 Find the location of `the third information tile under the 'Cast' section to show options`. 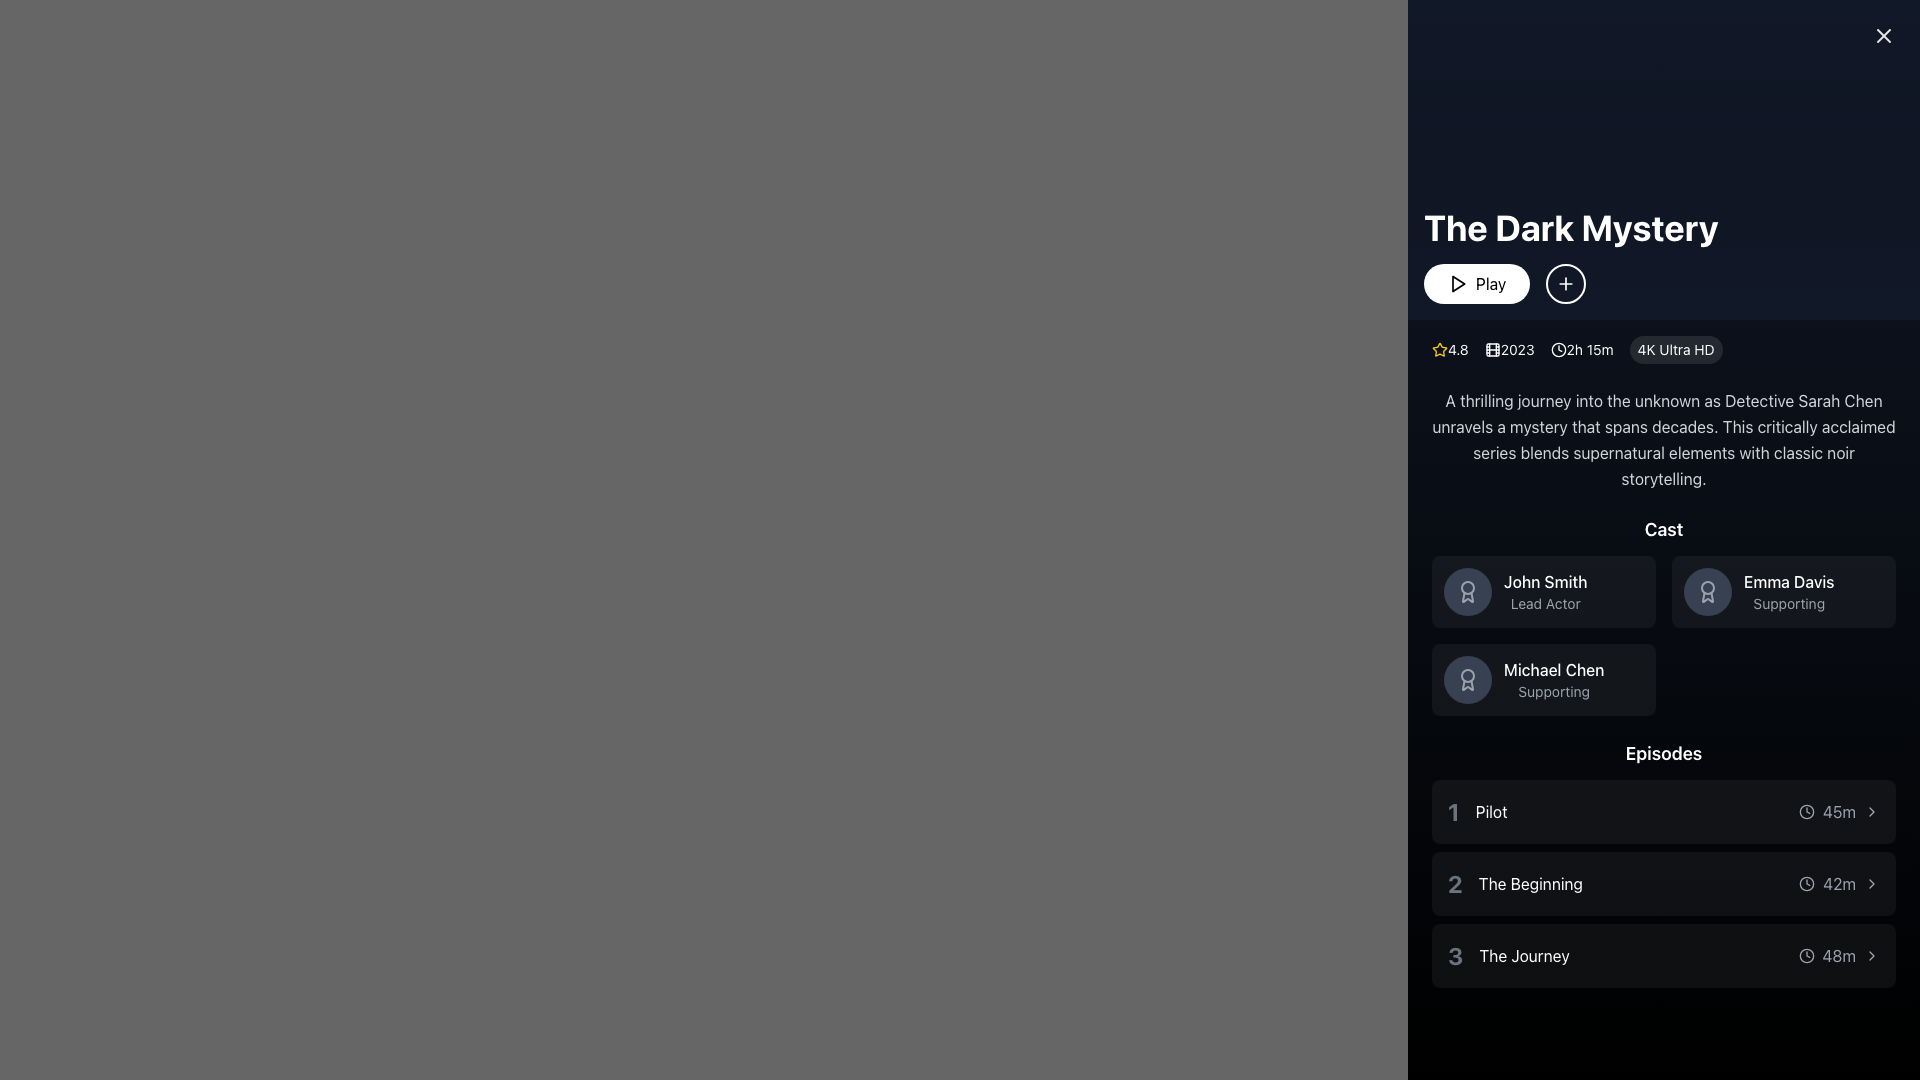

the third information tile under the 'Cast' section to show options is located at coordinates (1543, 678).